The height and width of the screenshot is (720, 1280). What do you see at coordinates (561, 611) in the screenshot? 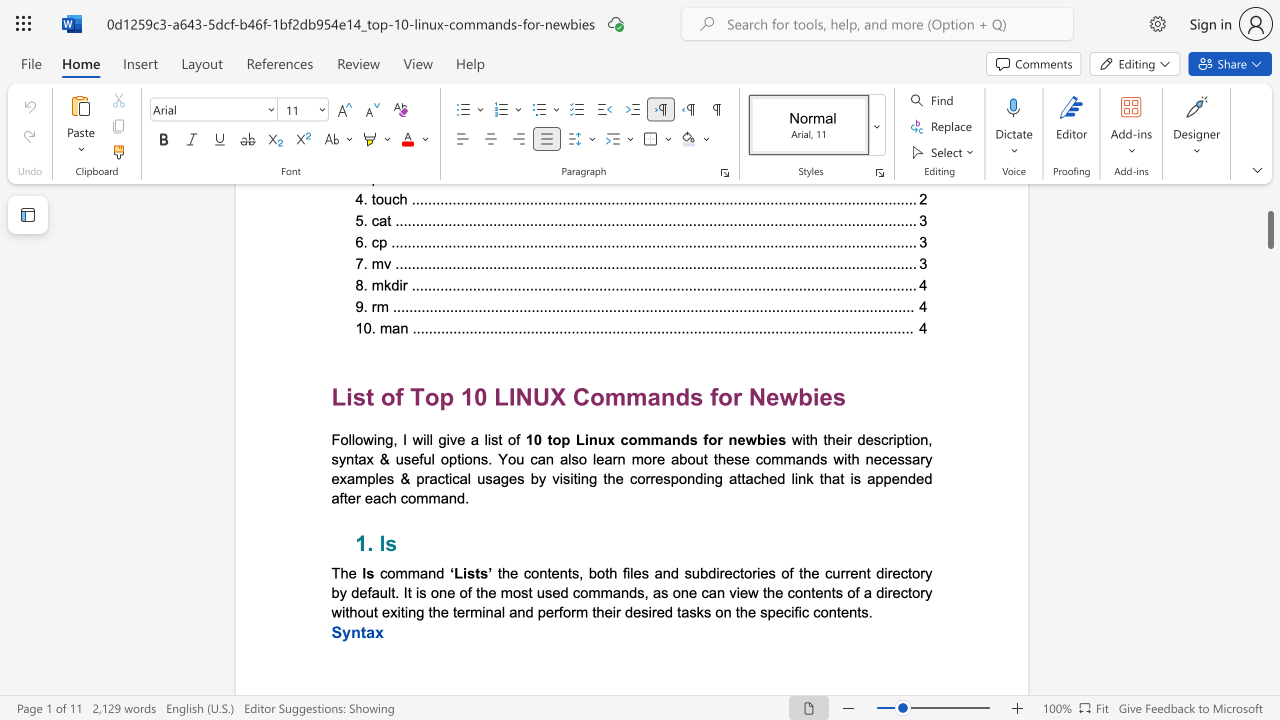
I see `the subset text "orm their desired tasks on the sp" within the text "the contents, both files and subdirectories of the current directory by default. It is one of the most used commands, as one can view the contents of a directory without exiting the terminal and perform their desired tasks on the specific contents."` at bounding box center [561, 611].